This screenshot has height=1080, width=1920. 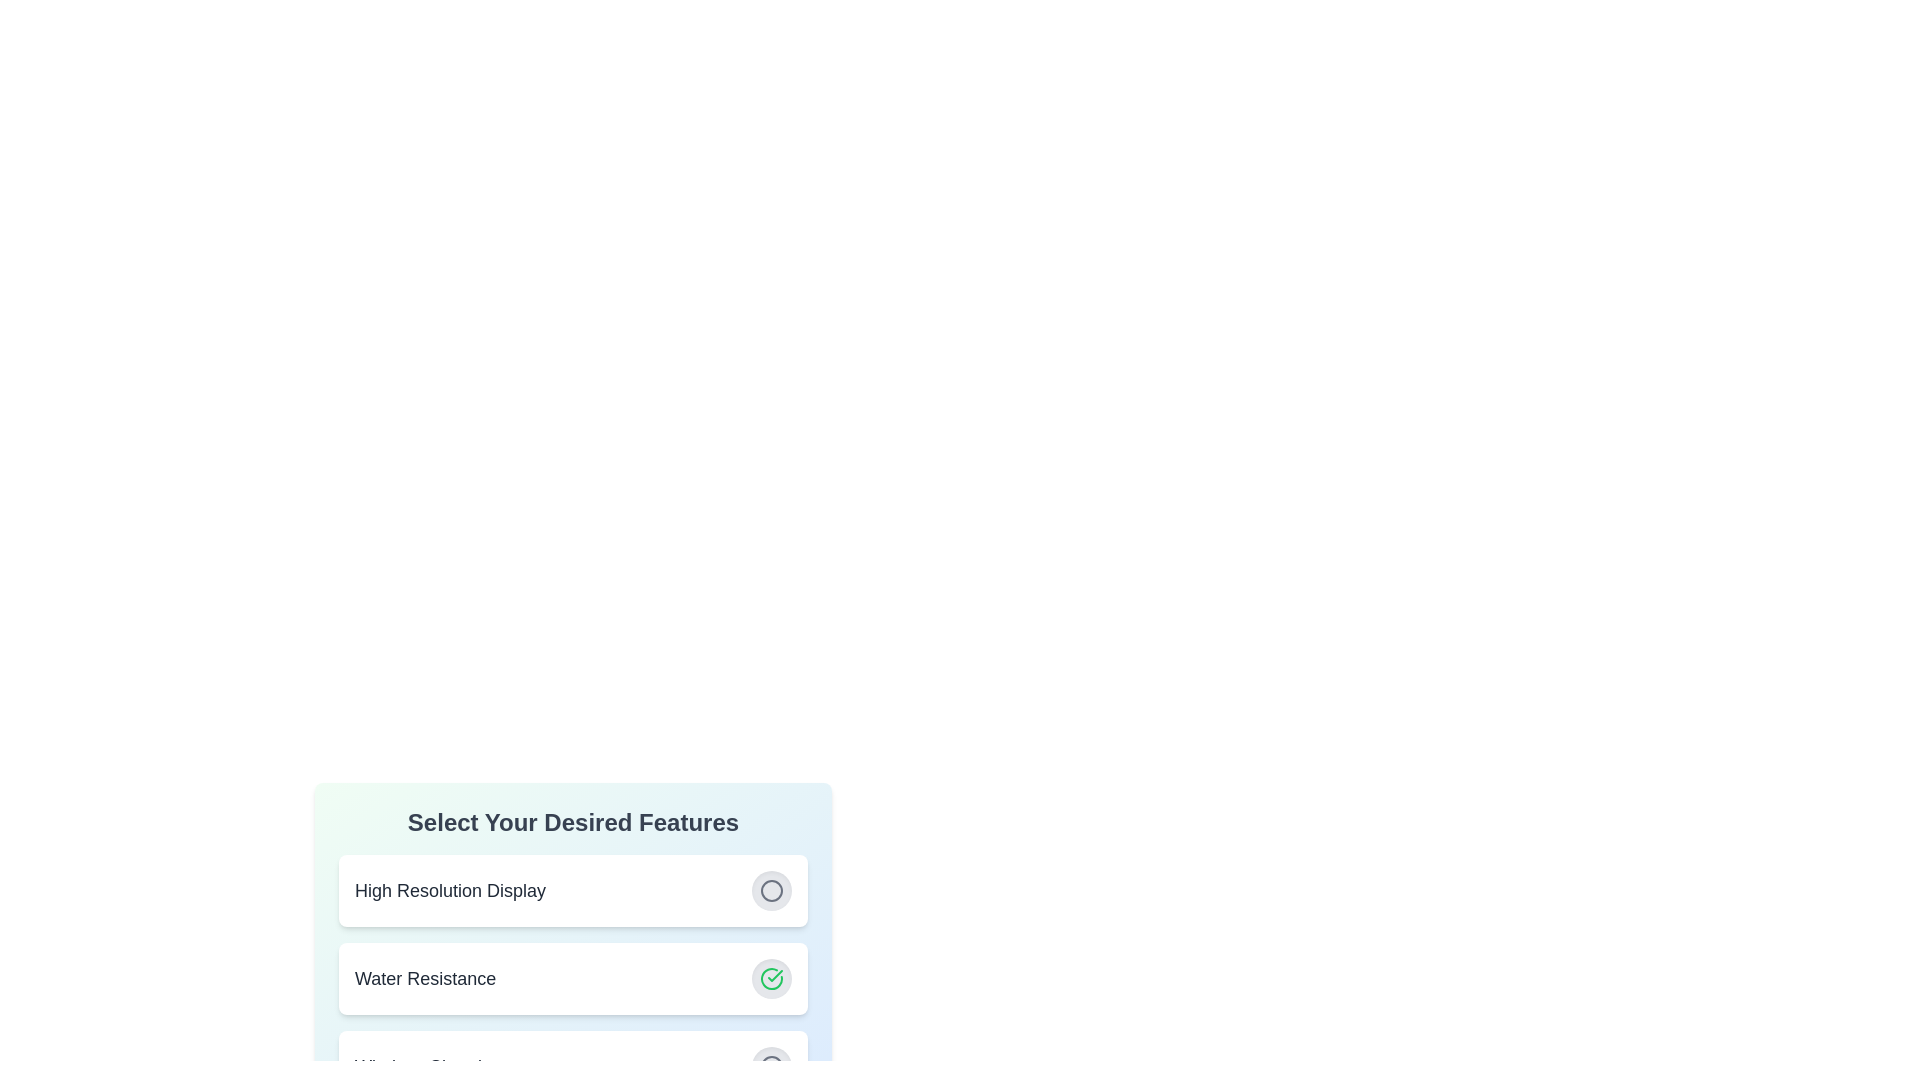 I want to click on the circular button with a green checkmark icon, which indicates a selected state, located to the right of the 'Water Resistance' label within a white card, so click(x=771, y=978).